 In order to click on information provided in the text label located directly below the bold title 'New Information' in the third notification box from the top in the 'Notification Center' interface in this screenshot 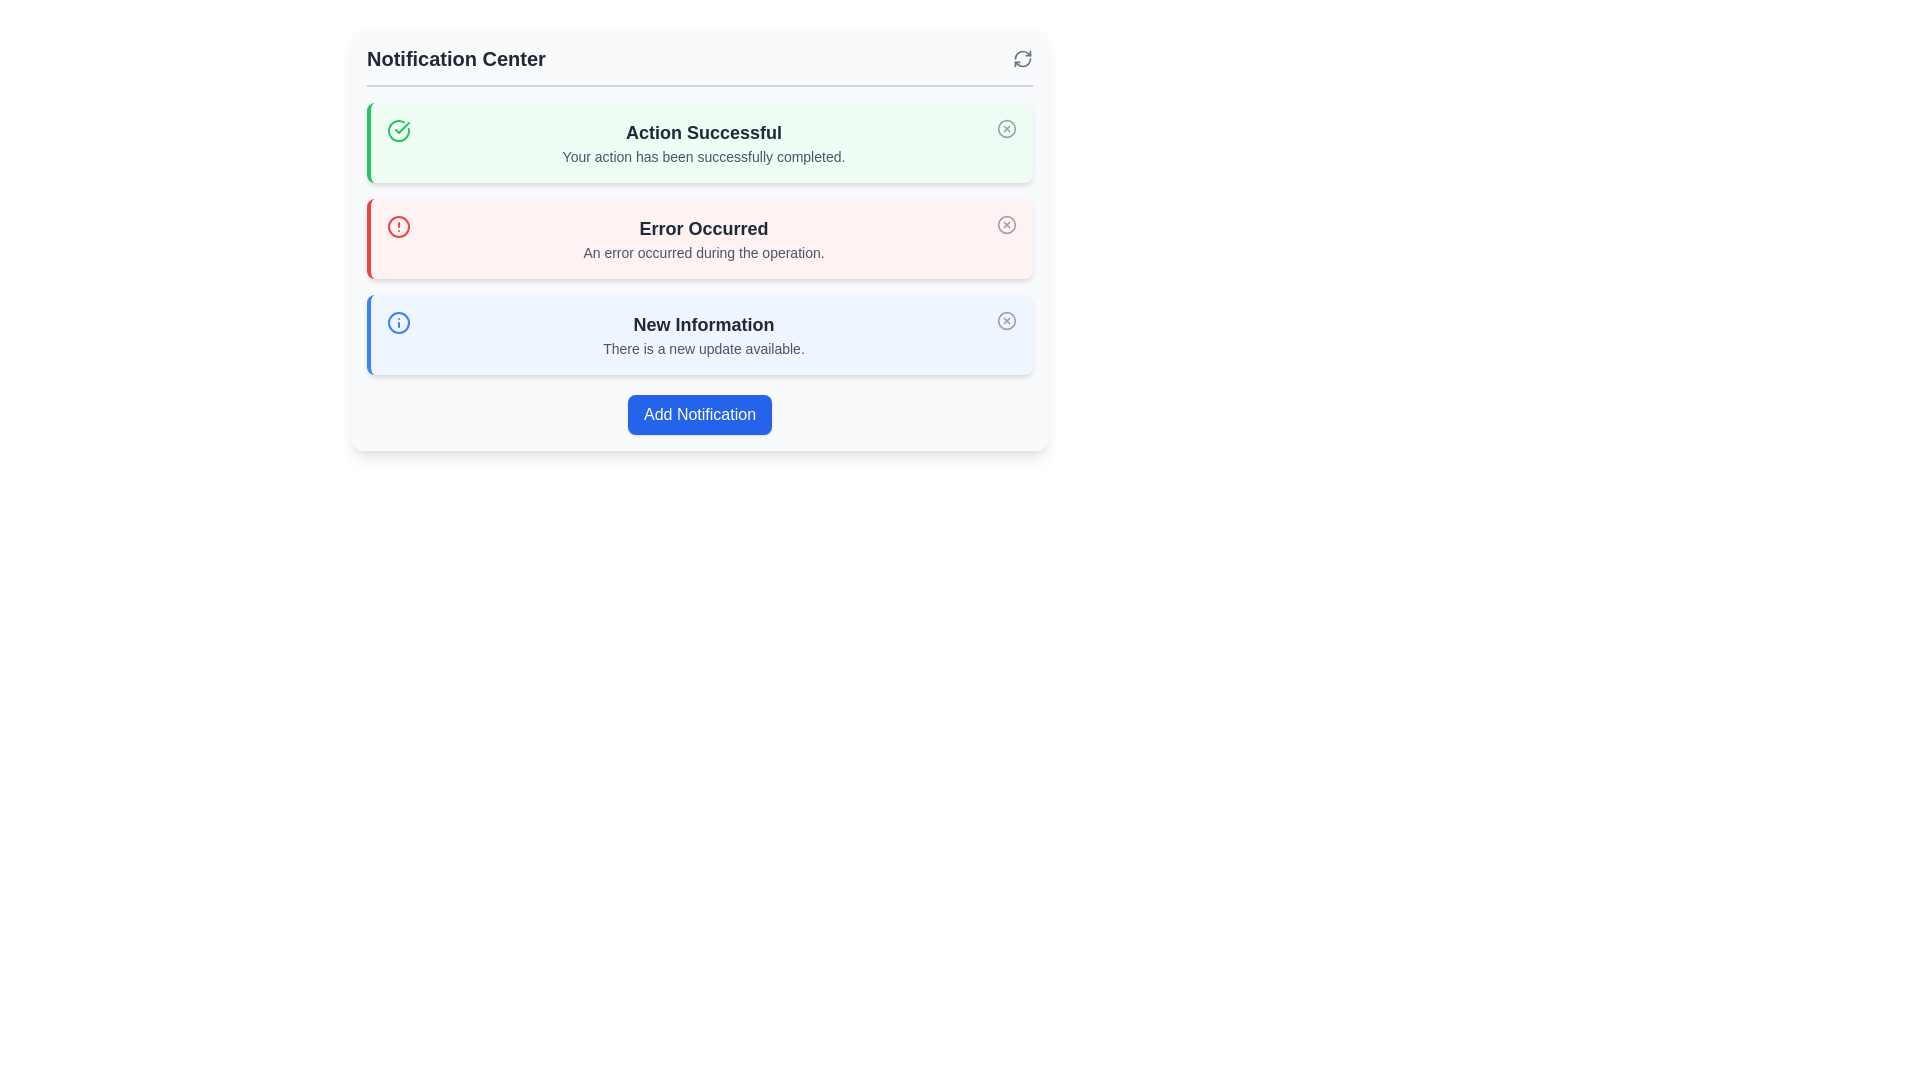, I will do `click(704, 347)`.